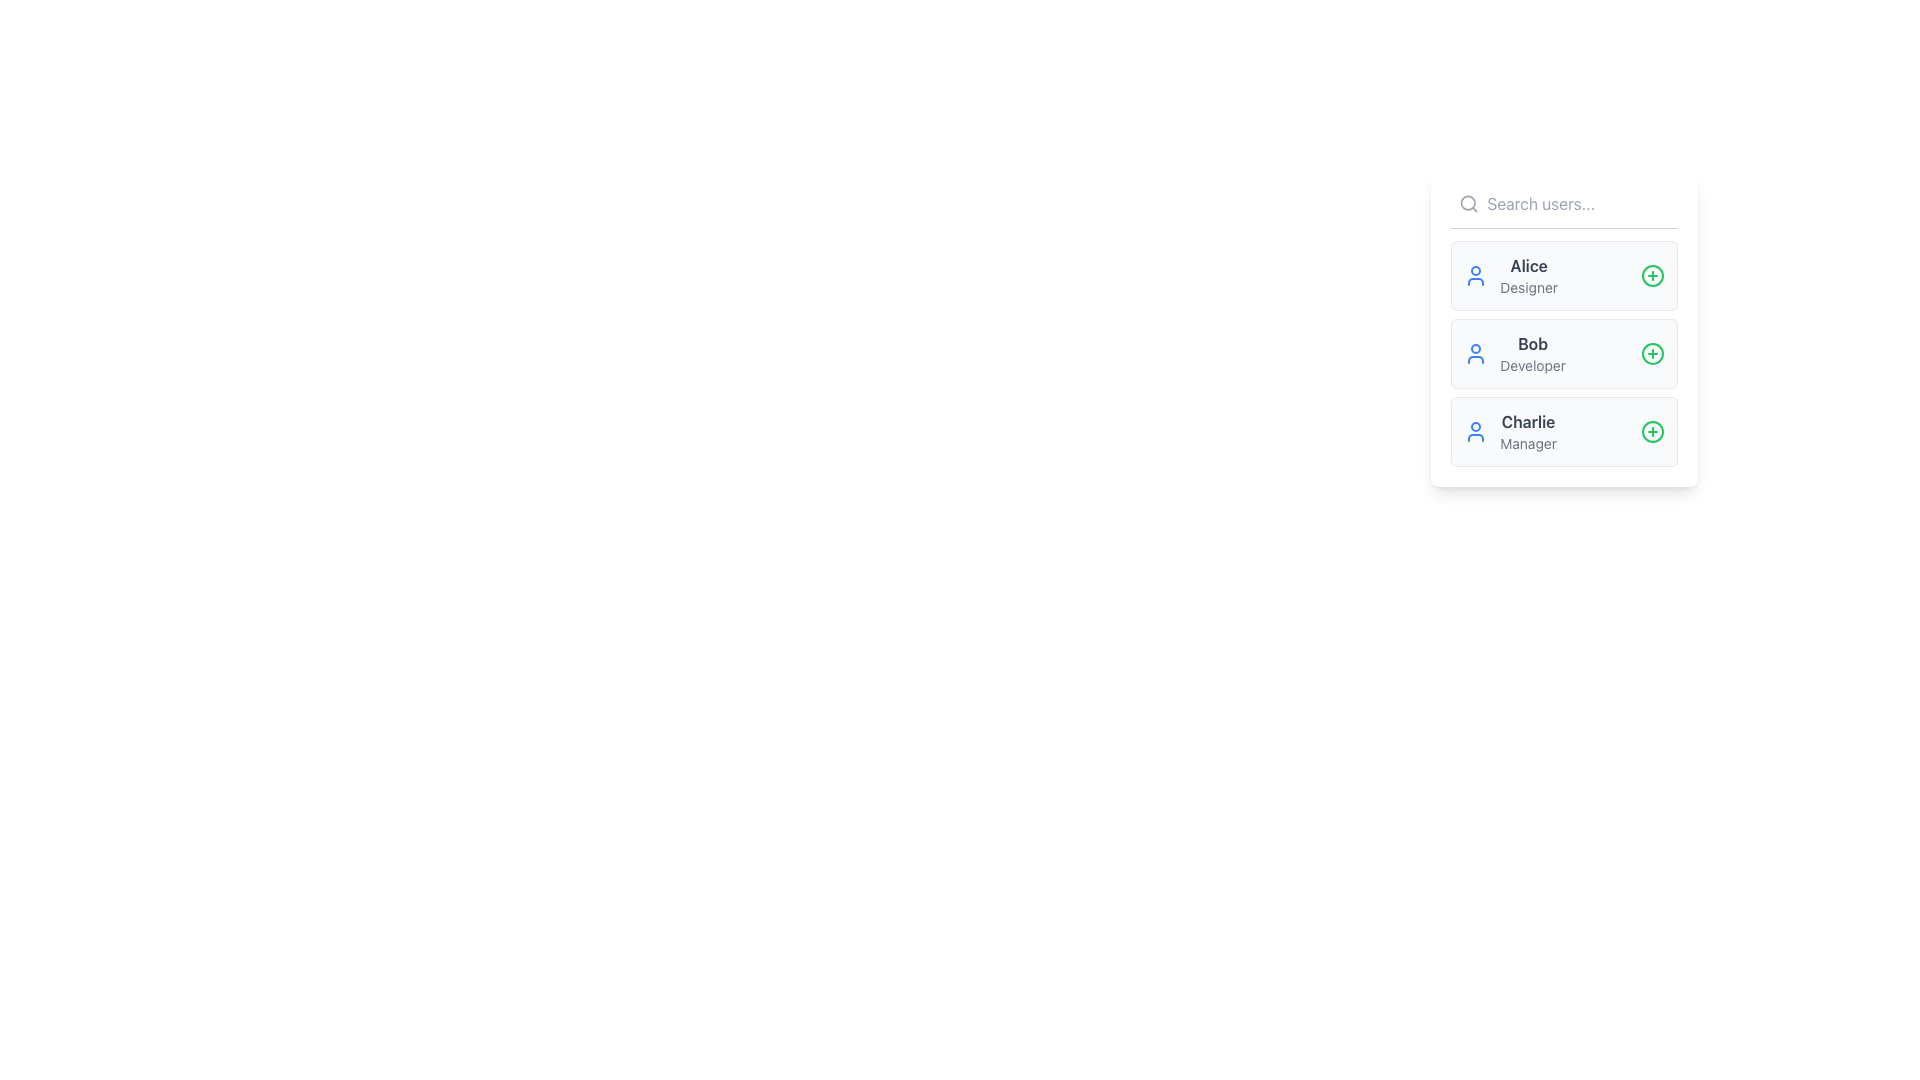  I want to click on the circular green icon with a plus sign located to the right of the text 'Bob' in the vertical list, so click(1652, 353).